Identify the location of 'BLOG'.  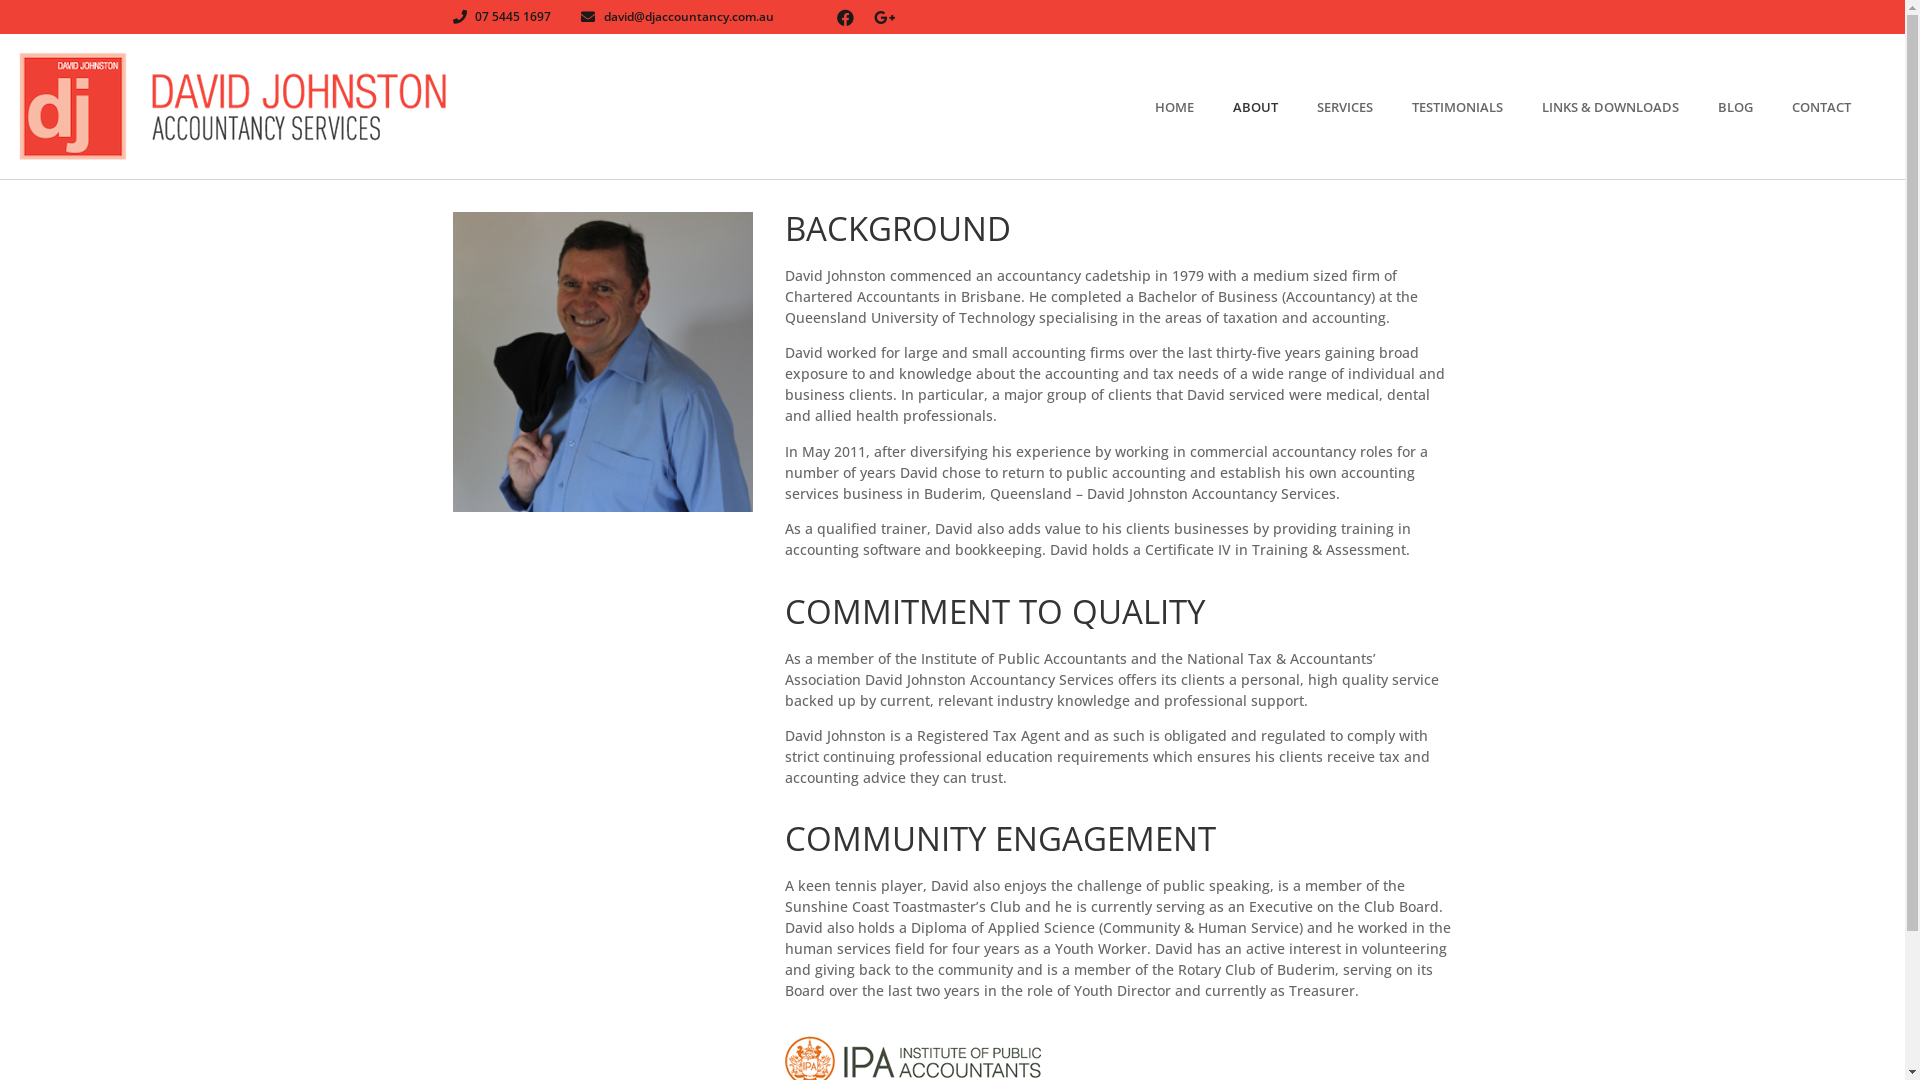
(1754, 107).